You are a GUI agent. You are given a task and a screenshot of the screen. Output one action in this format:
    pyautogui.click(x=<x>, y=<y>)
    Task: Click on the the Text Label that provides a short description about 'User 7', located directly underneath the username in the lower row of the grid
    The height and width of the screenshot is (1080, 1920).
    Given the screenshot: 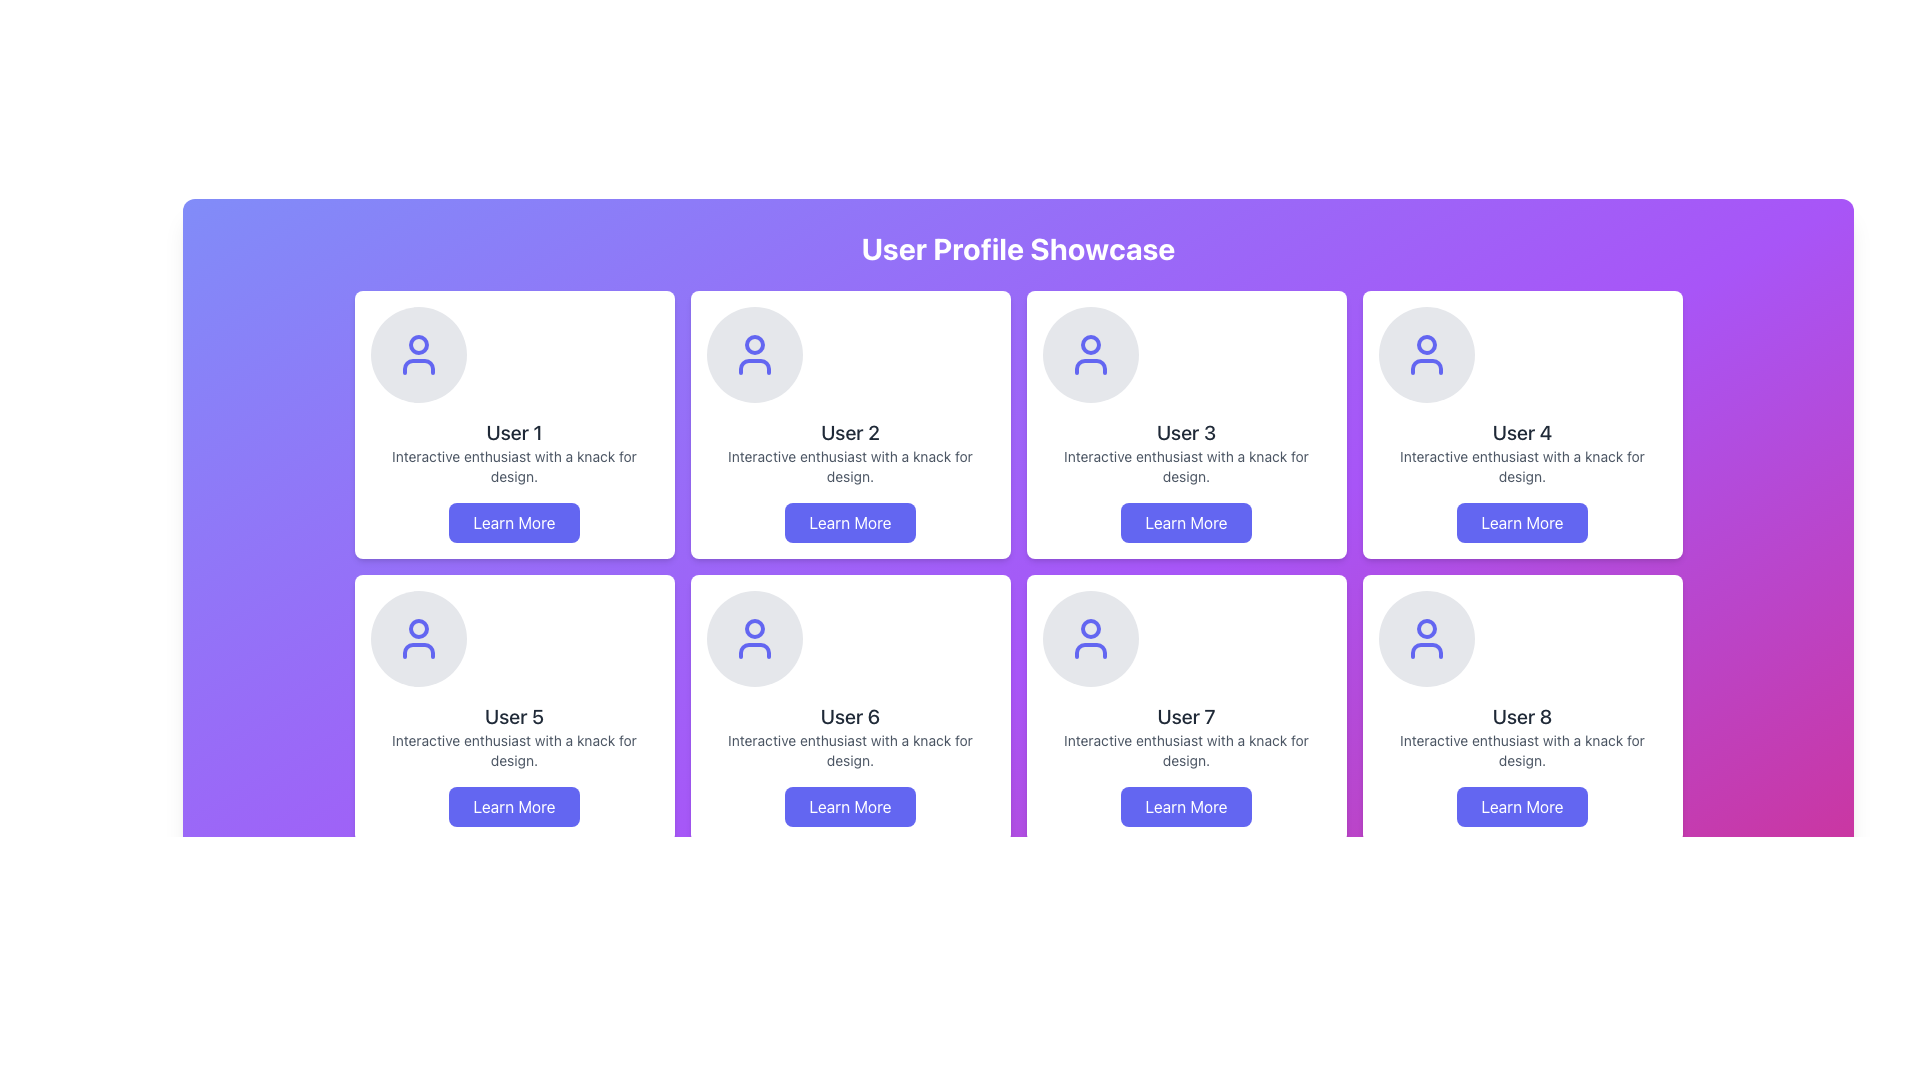 What is the action you would take?
    pyautogui.click(x=1186, y=751)
    